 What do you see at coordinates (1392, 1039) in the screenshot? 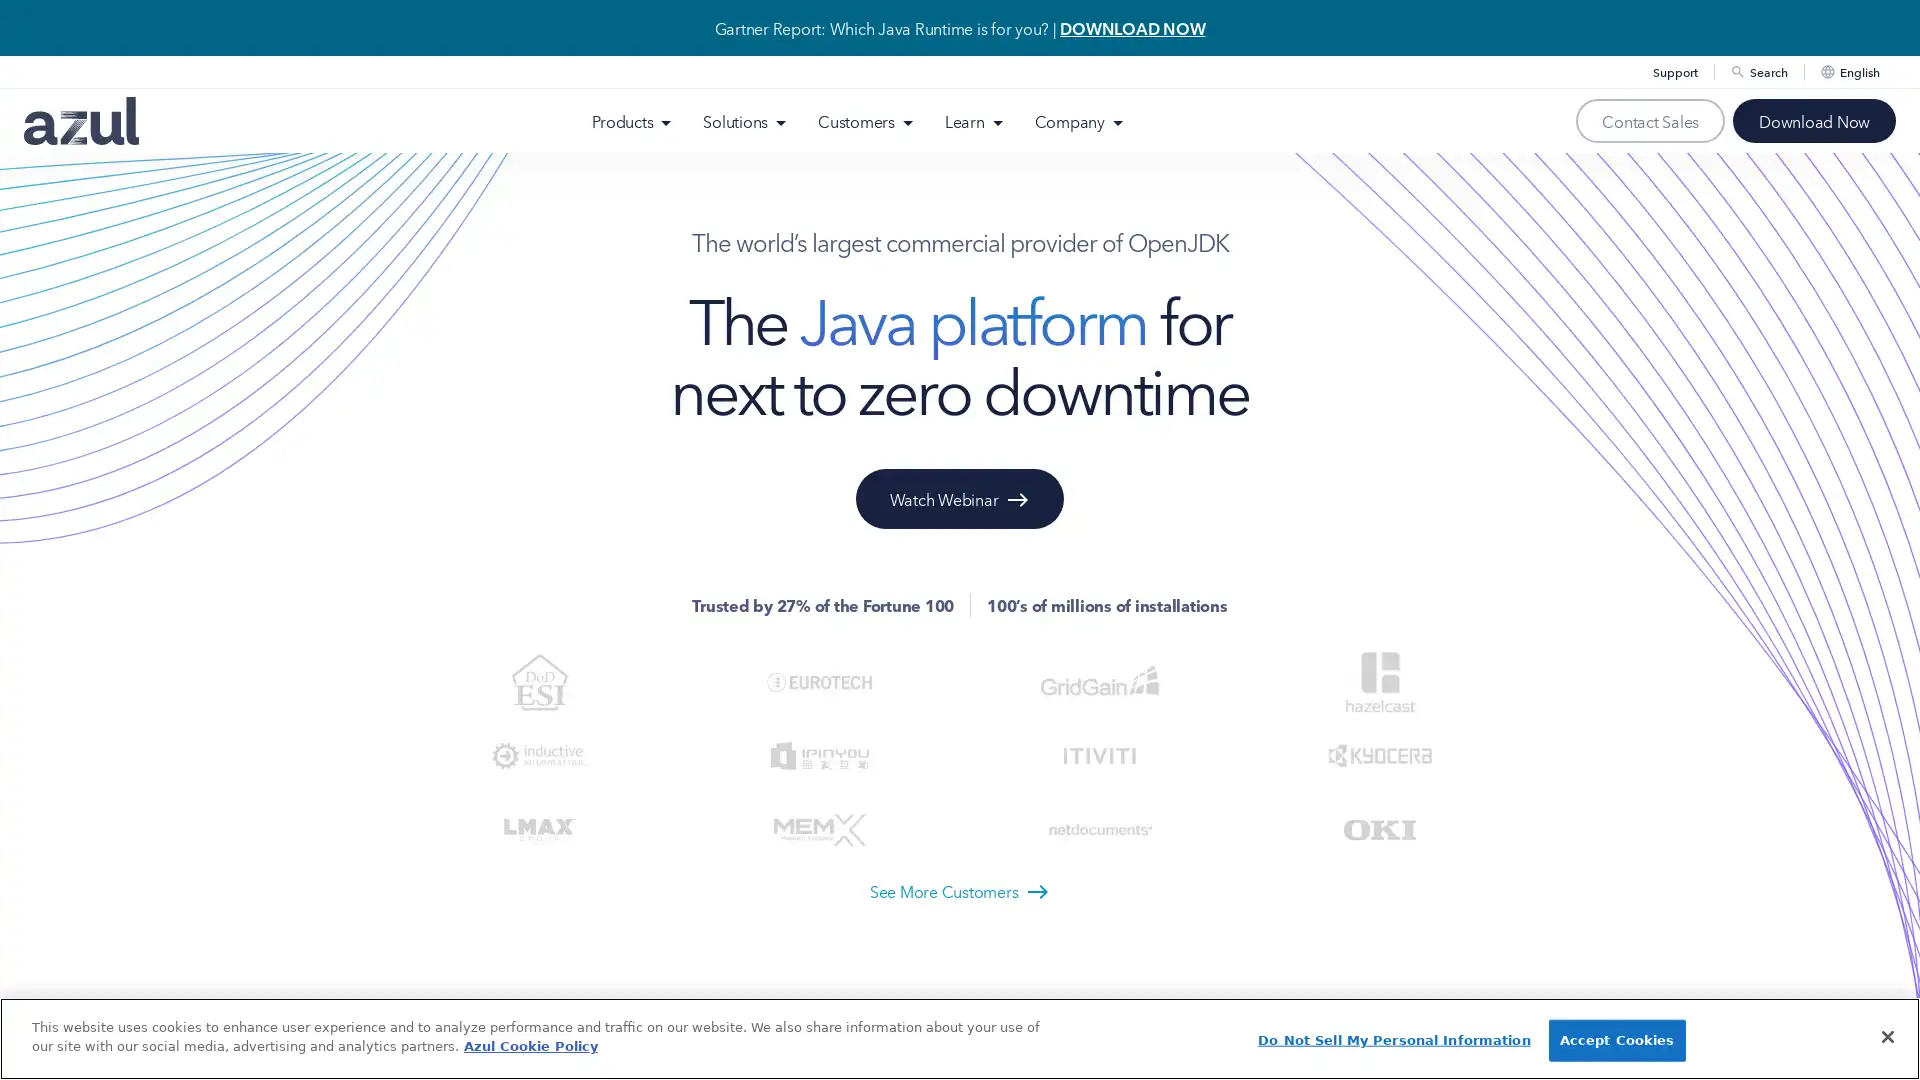
I see `Do Not Sell My Personal Information` at bounding box center [1392, 1039].